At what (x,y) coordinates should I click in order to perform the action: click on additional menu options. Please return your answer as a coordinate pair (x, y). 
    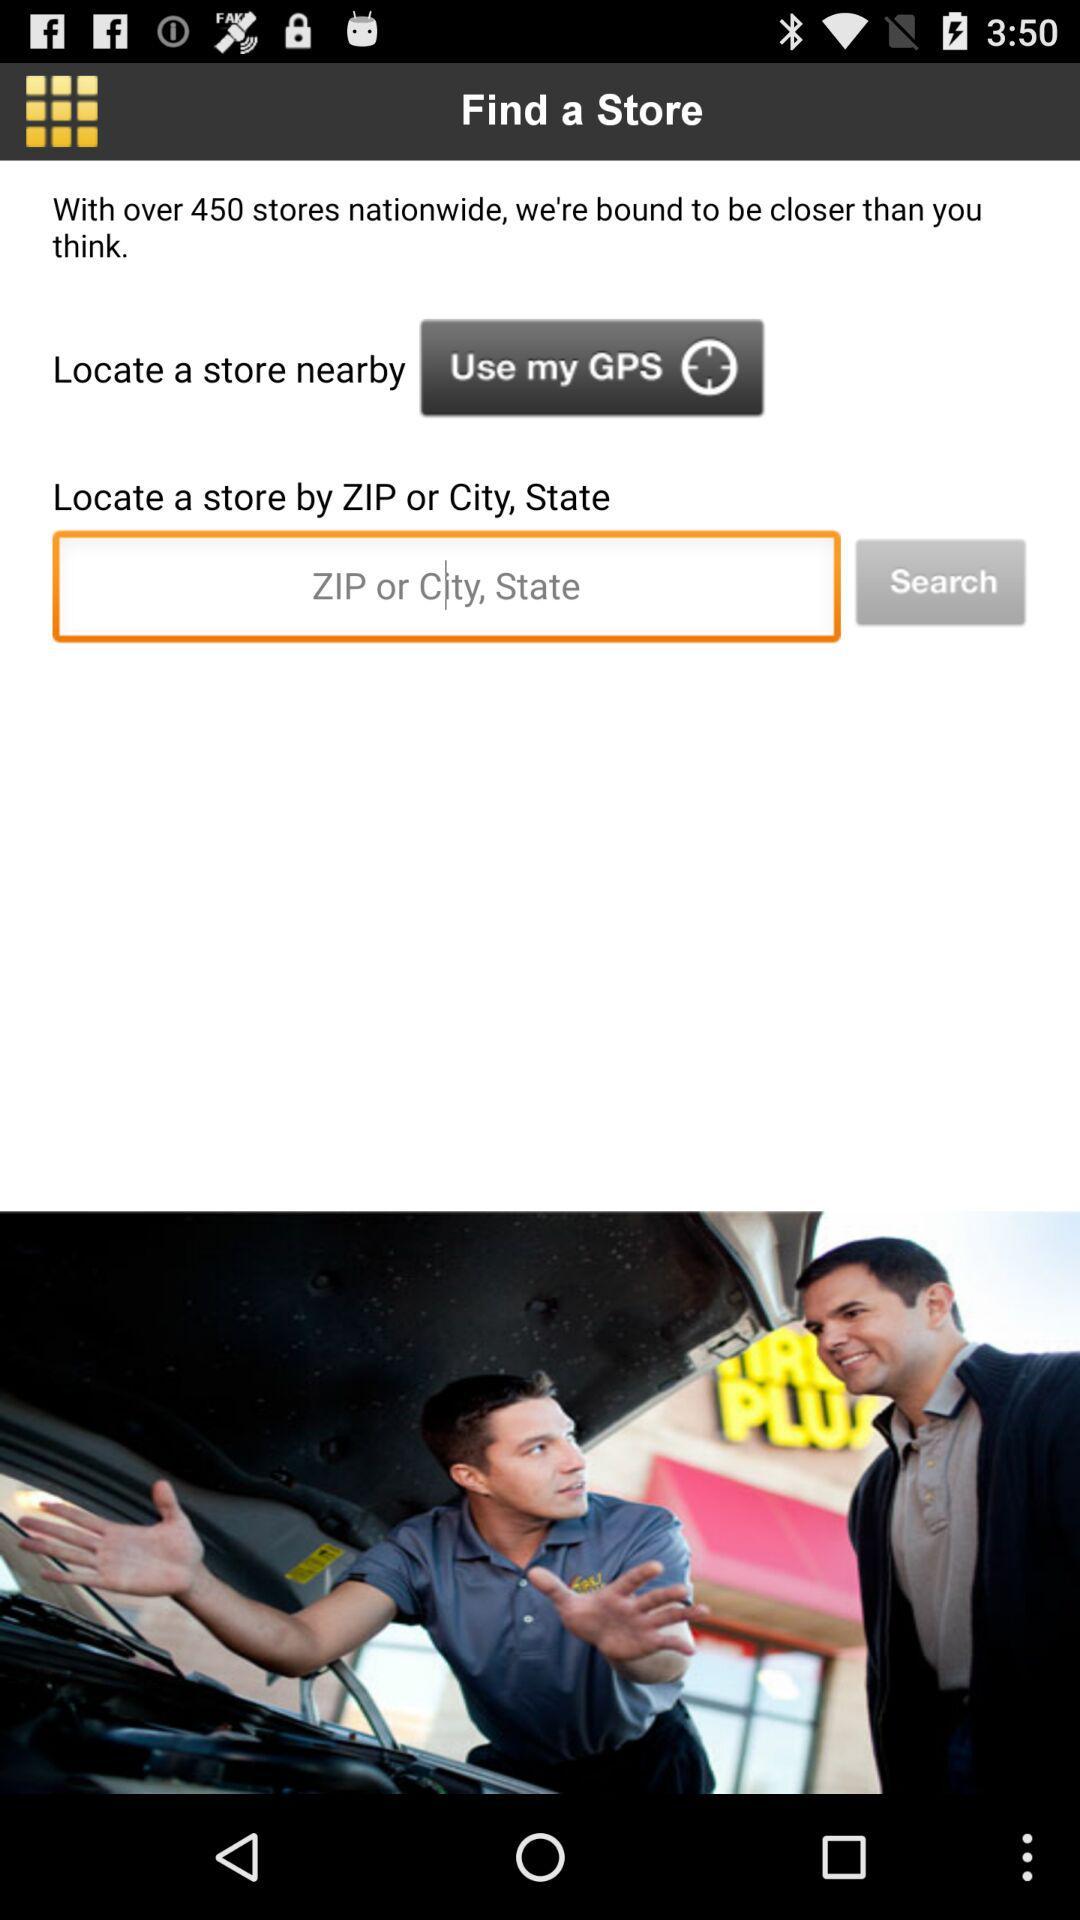
    Looking at the image, I should click on (60, 110).